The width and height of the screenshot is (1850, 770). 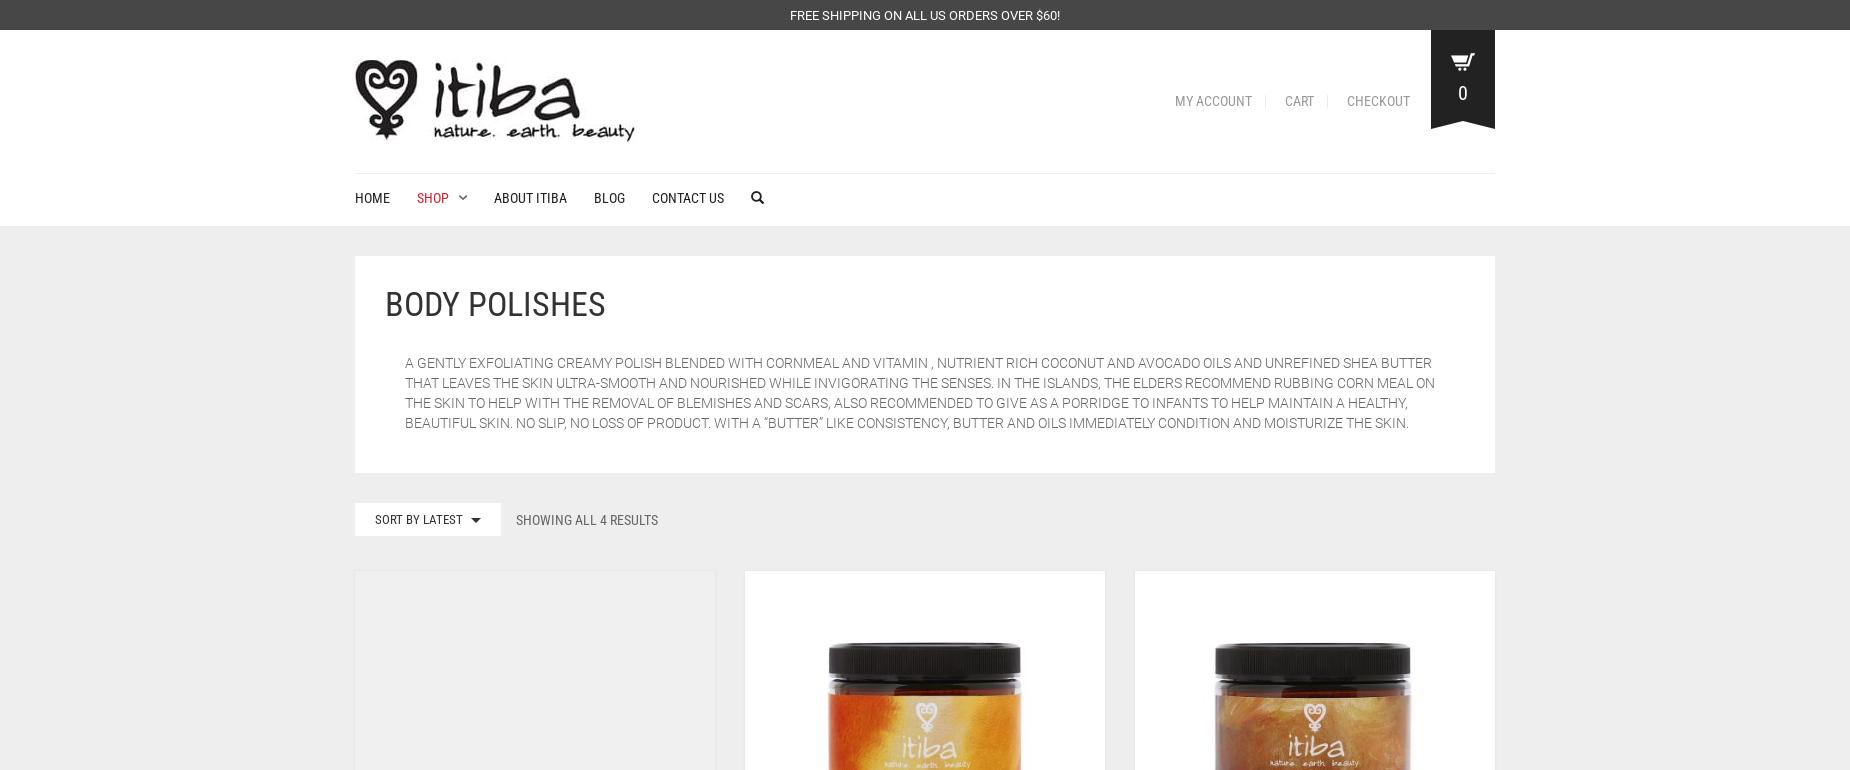 I want to click on 'Men', so click(x=439, y=441).